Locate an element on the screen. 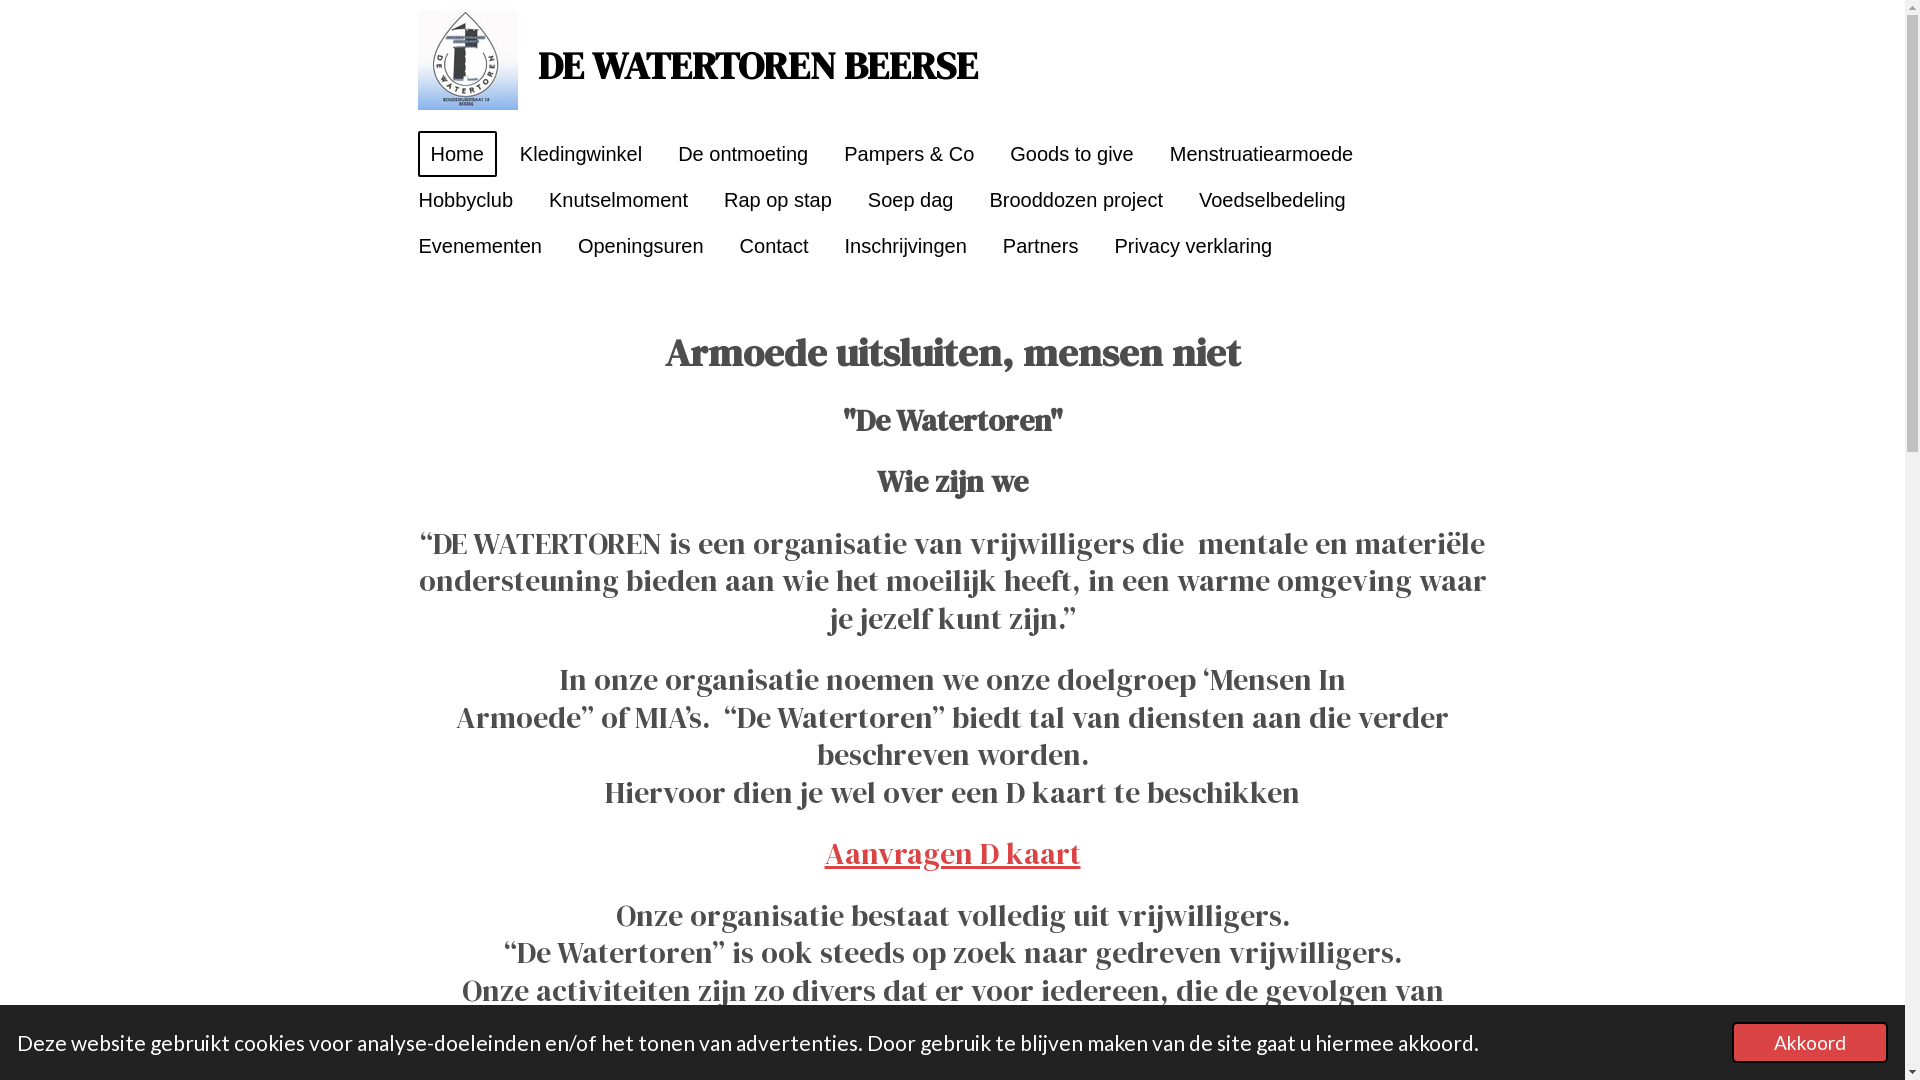 Image resolution: width=1920 pixels, height=1080 pixels. 'Goods to give' is located at coordinates (997, 153).